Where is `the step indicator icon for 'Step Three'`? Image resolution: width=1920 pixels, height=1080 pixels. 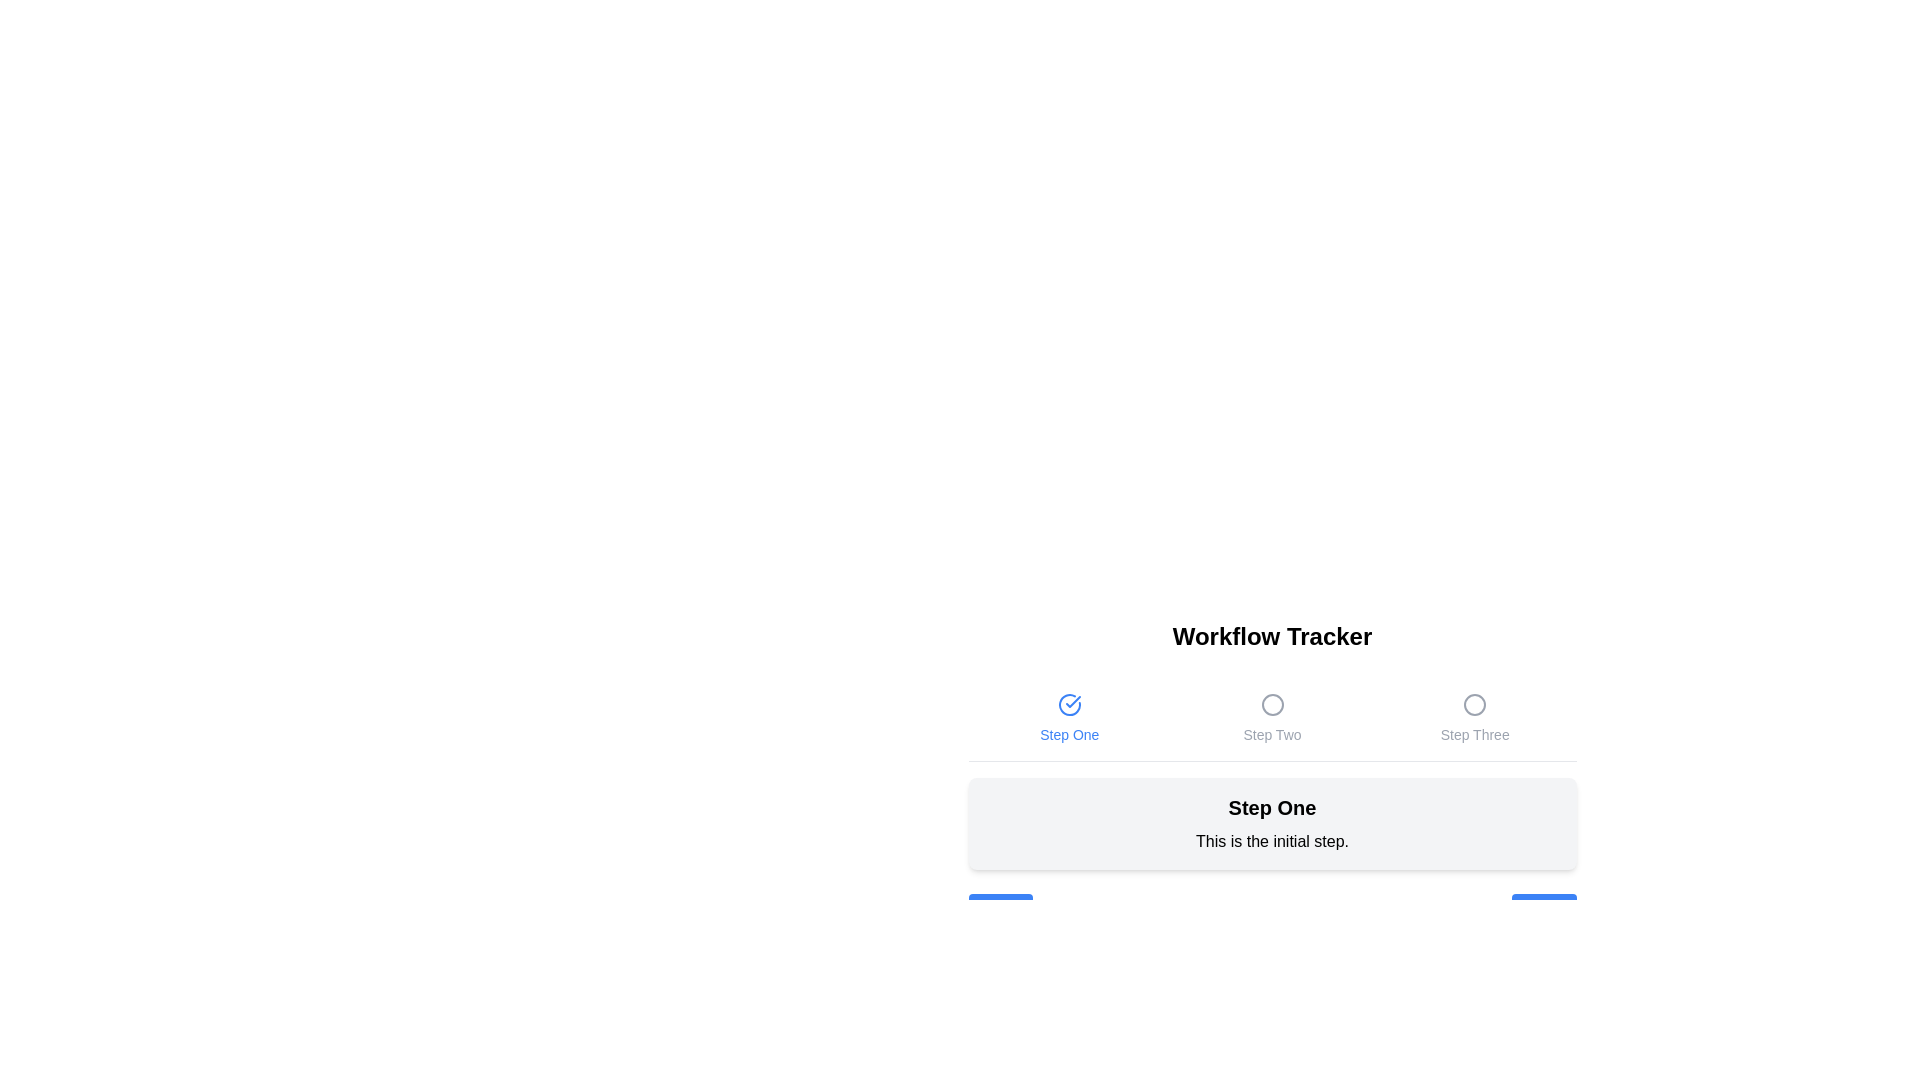
the step indicator icon for 'Step Three' is located at coordinates (1475, 704).